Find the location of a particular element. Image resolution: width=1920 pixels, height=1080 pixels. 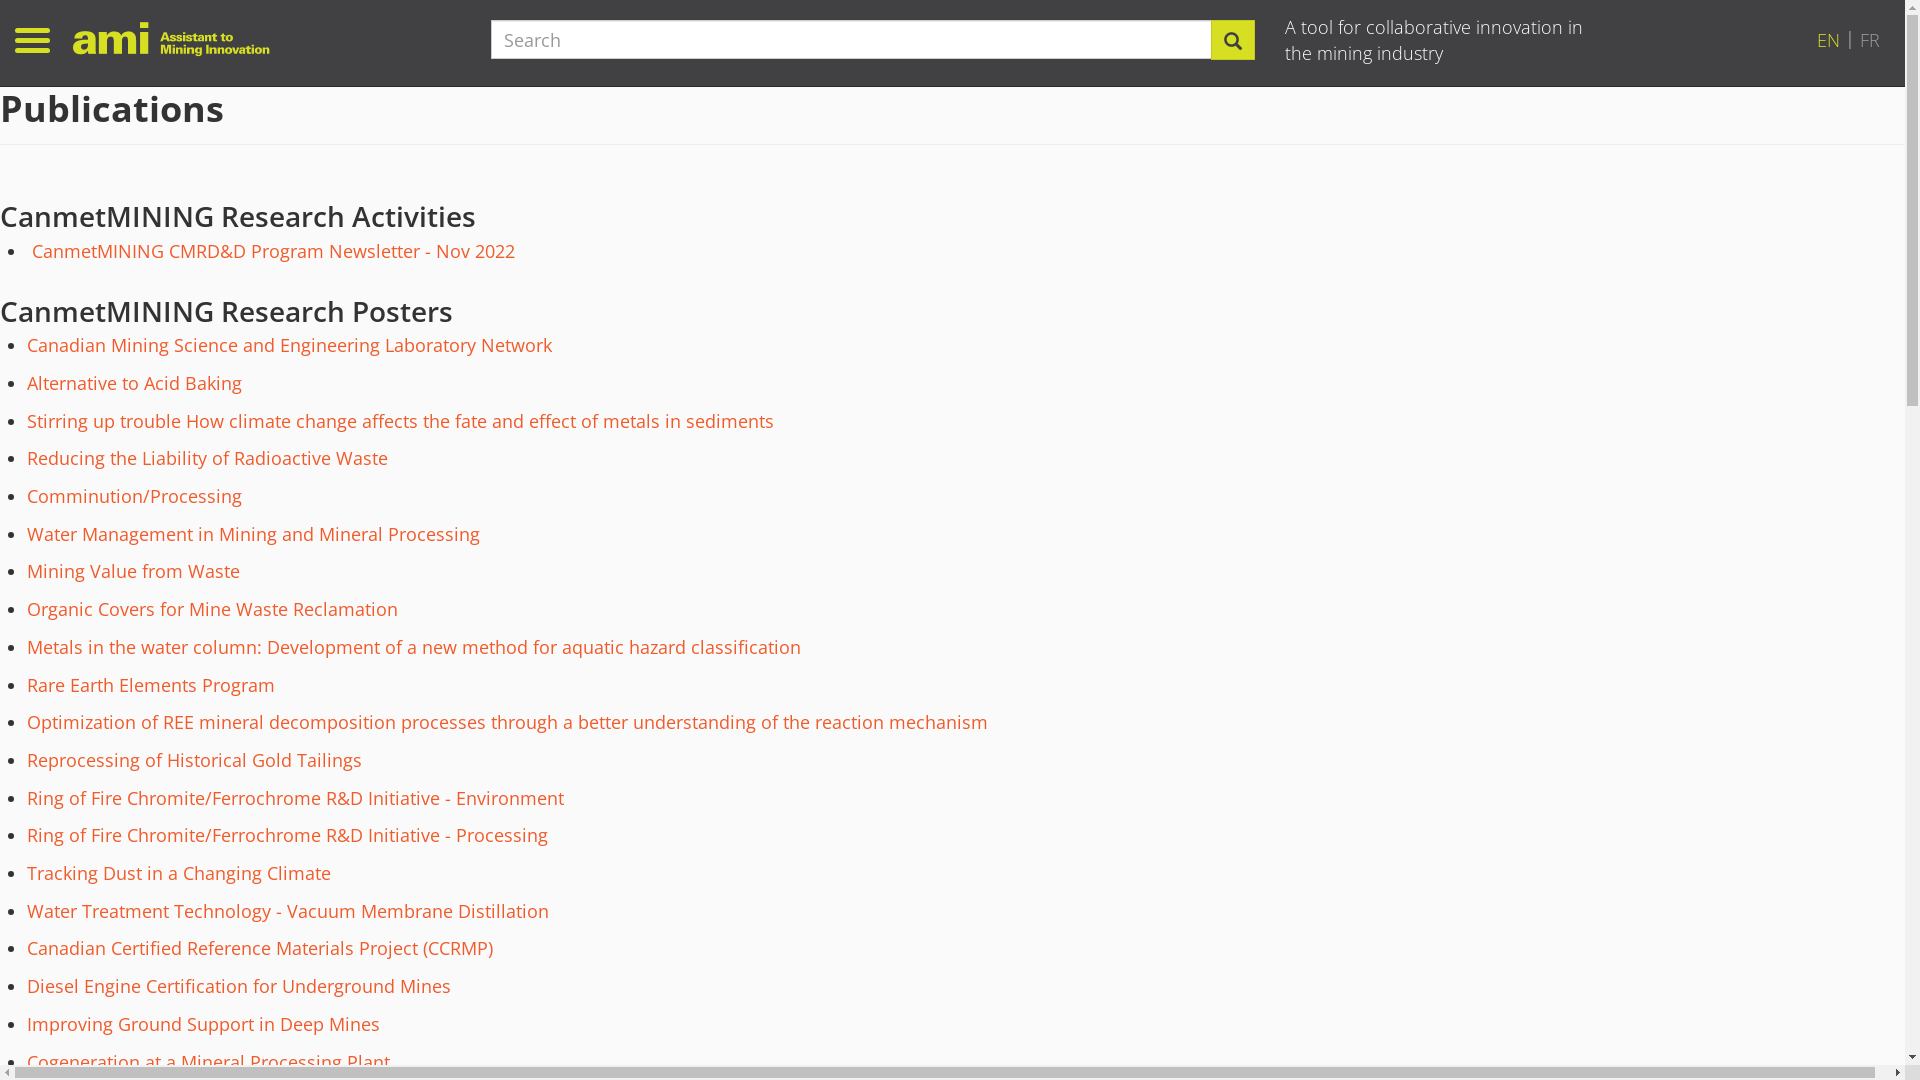

'Search' is located at coordinates (1232, 39).